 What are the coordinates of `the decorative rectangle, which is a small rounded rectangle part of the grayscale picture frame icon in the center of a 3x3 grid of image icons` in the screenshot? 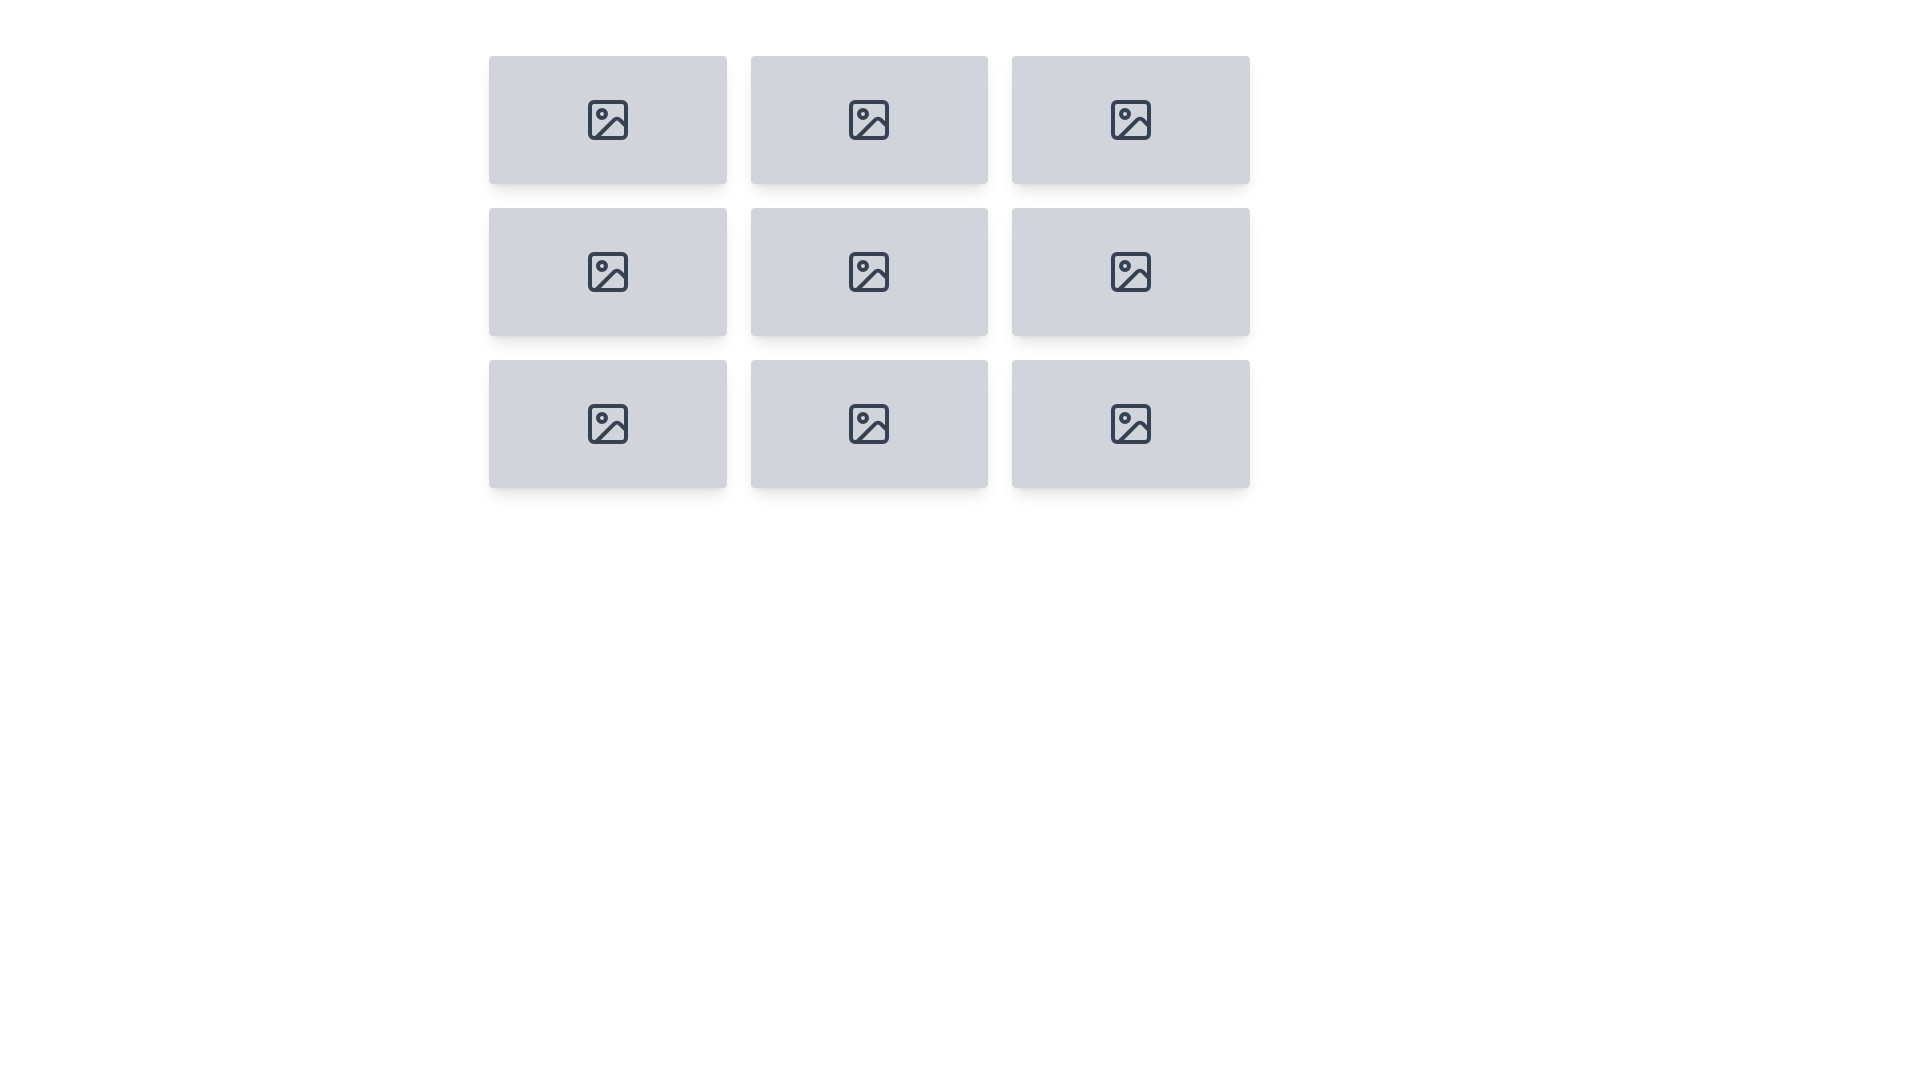 It's located at (869, 272).